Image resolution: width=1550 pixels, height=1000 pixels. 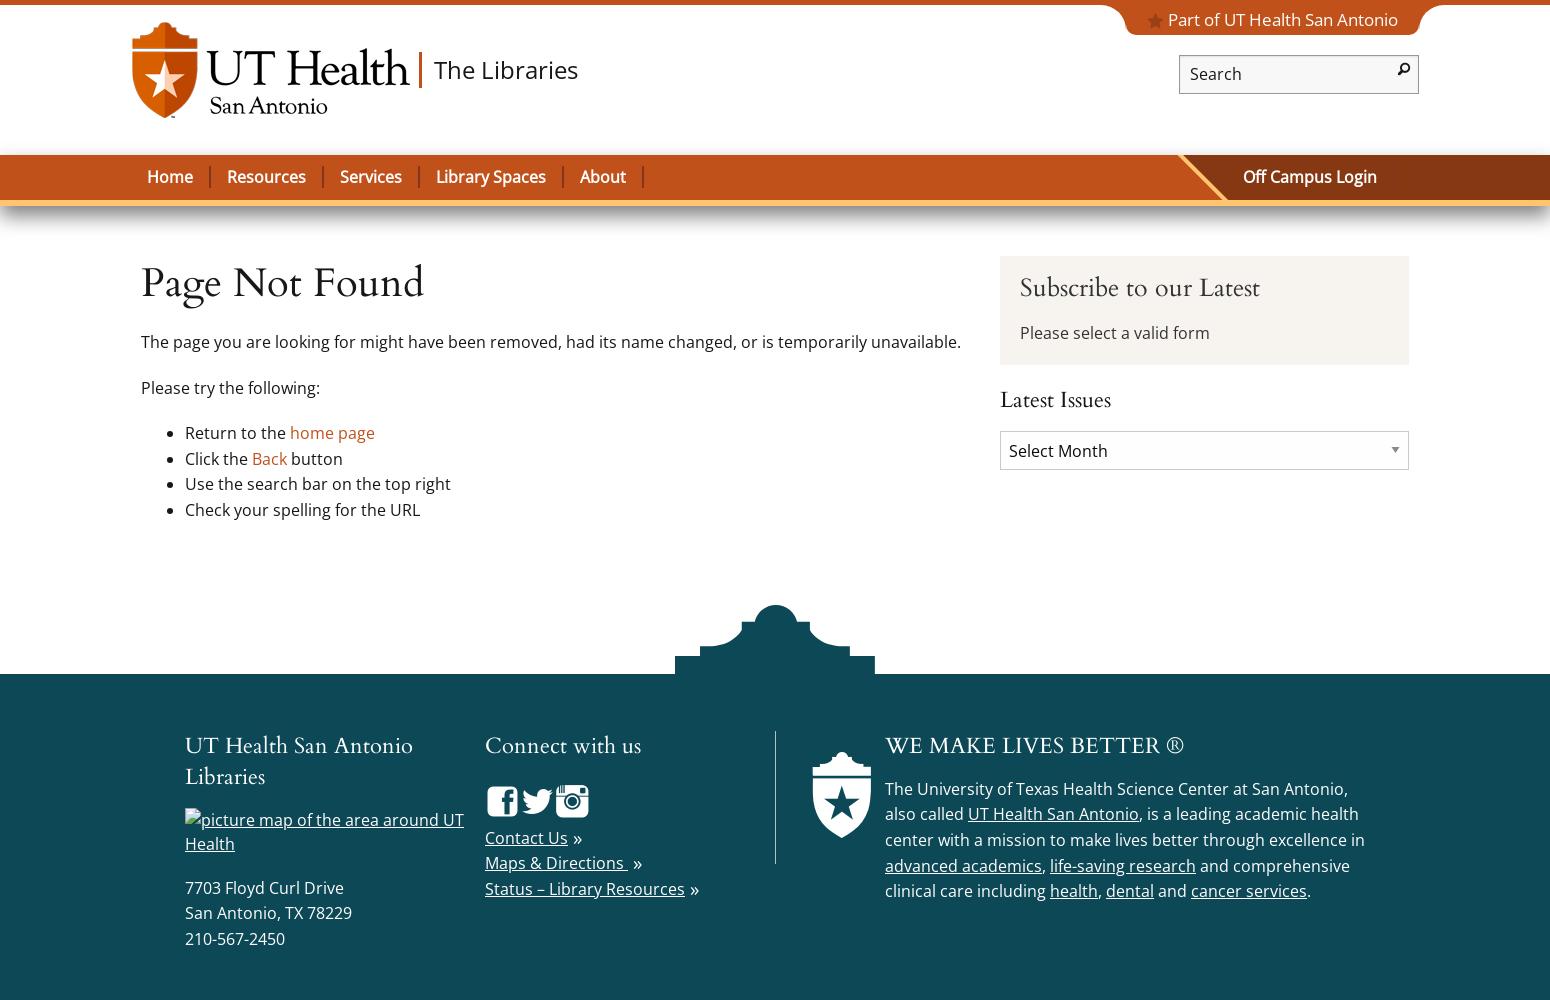 What do you see at coordinates (1034, 745) in the screenshot?
I see `'WE MAKE LIVES BETTER ®'` at bounding box center [1034, 745].